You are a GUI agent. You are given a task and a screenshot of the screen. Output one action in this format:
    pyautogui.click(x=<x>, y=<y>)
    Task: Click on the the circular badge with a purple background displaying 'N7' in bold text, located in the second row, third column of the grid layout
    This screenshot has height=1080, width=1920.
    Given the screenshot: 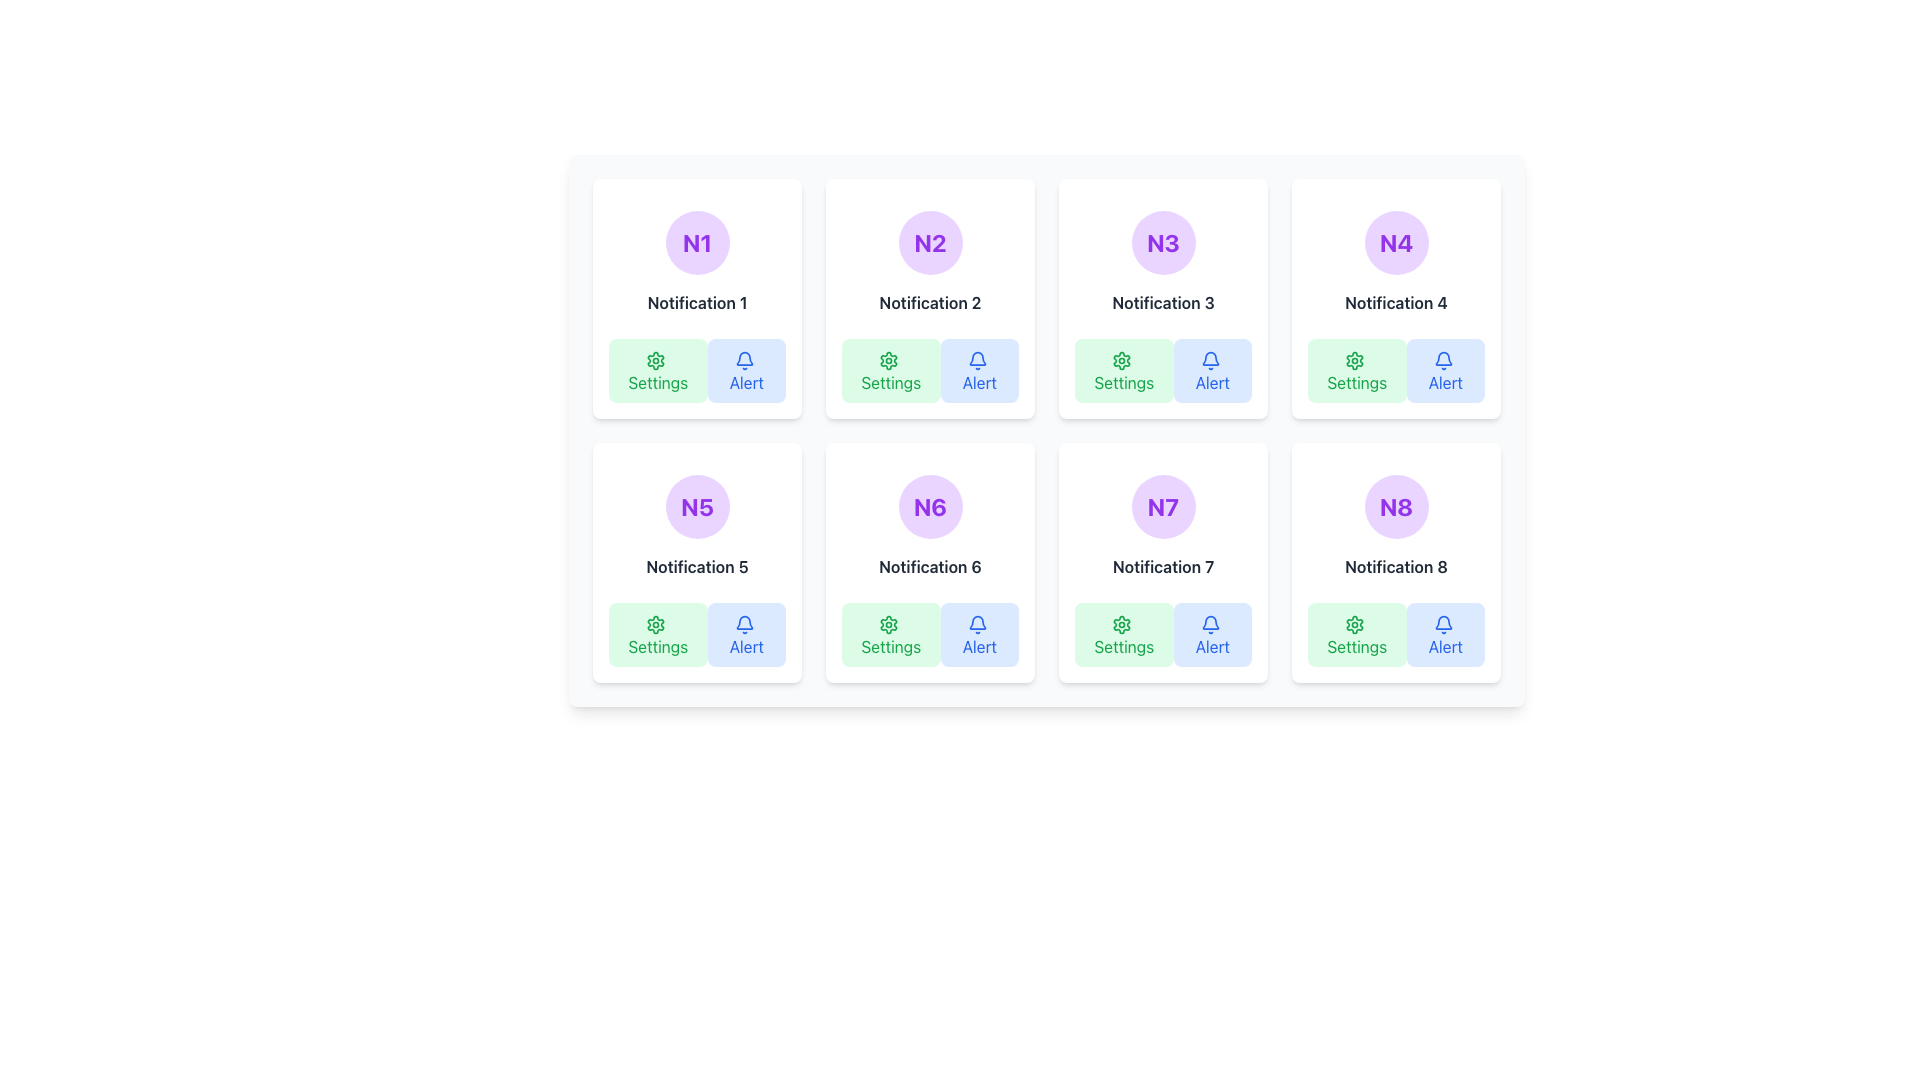 What is the action you would take?
    pyautogui.click(x=1163, y=505)
    